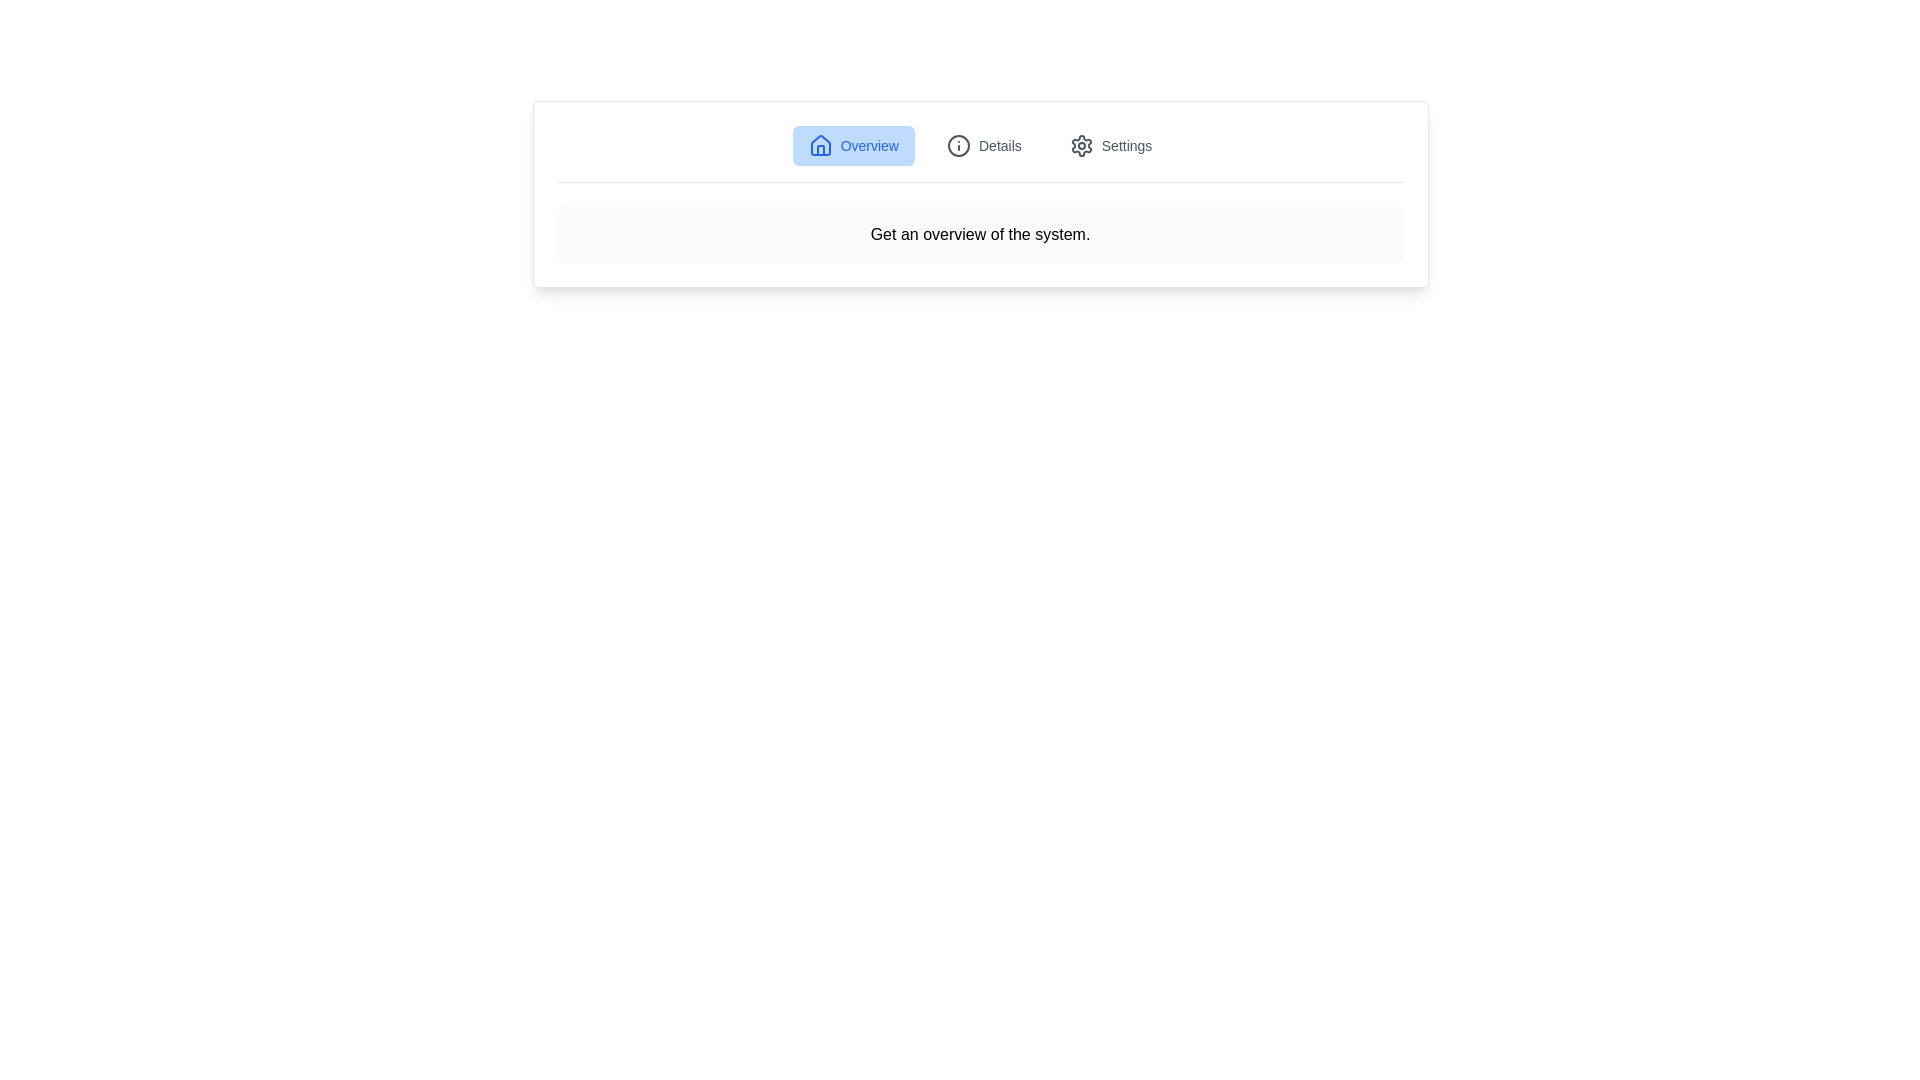  Describe the element at coordinates (980, 234) in the screenshot. I see `informational text displayed in the text box located below the buttons labeled 'Overview,' 'Details,' and 'Settings.'` at that location.